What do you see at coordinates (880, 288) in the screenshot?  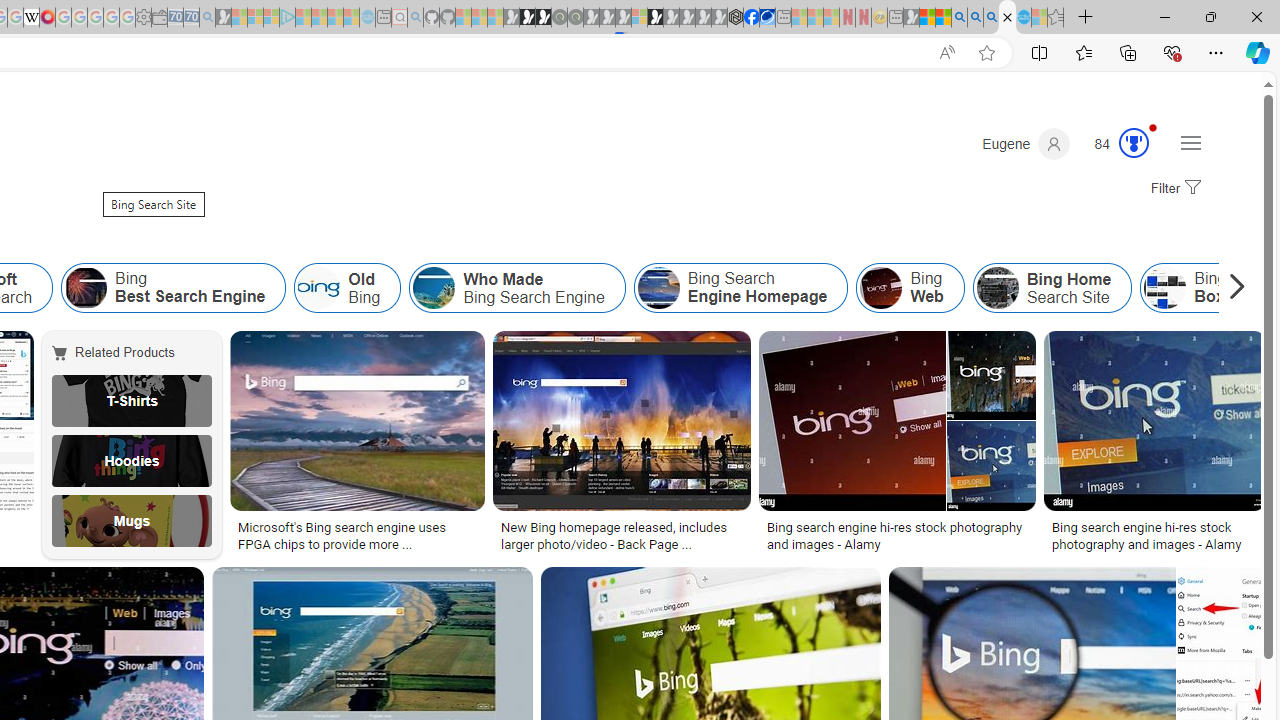 I see `'Bing Web'` at bounding box center [880, 288].